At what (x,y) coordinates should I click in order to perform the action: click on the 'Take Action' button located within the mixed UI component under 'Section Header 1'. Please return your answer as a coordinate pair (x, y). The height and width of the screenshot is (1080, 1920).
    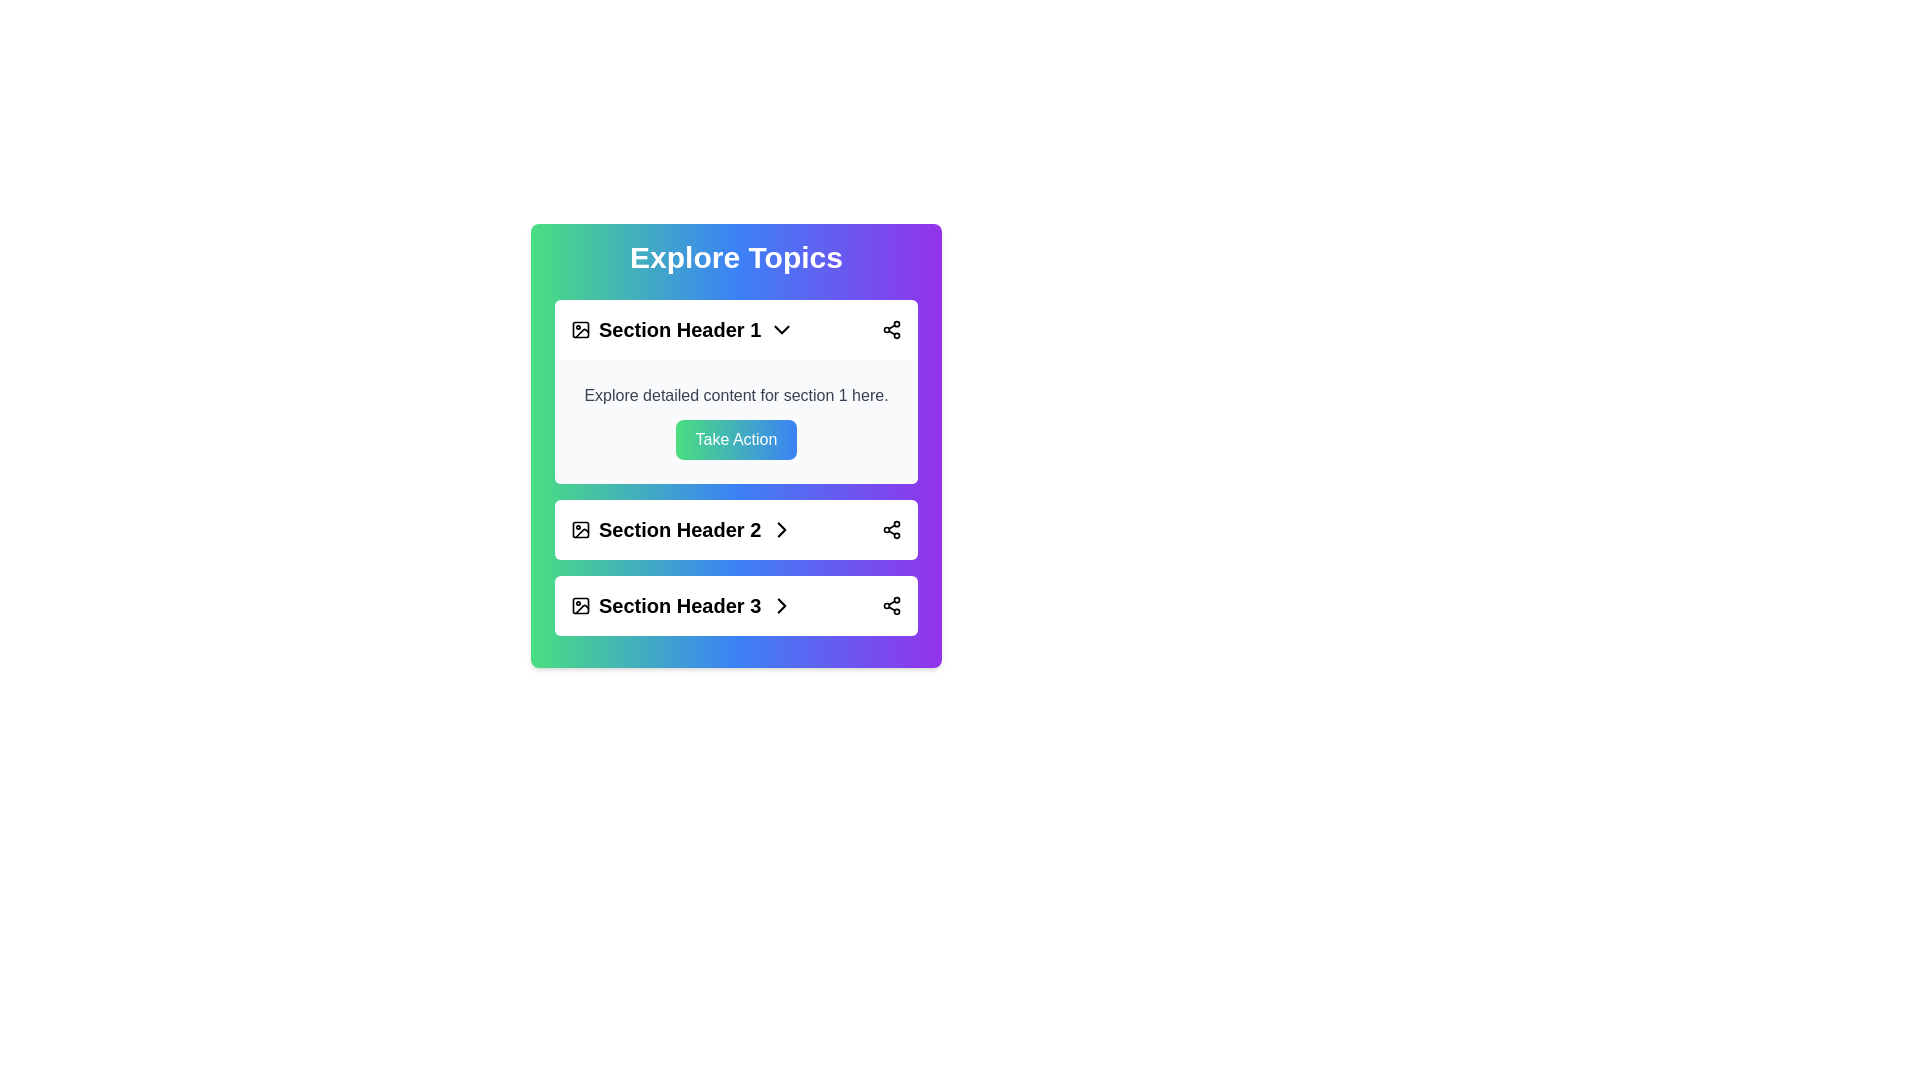
    Looking at the image, I should click on (735, 420).